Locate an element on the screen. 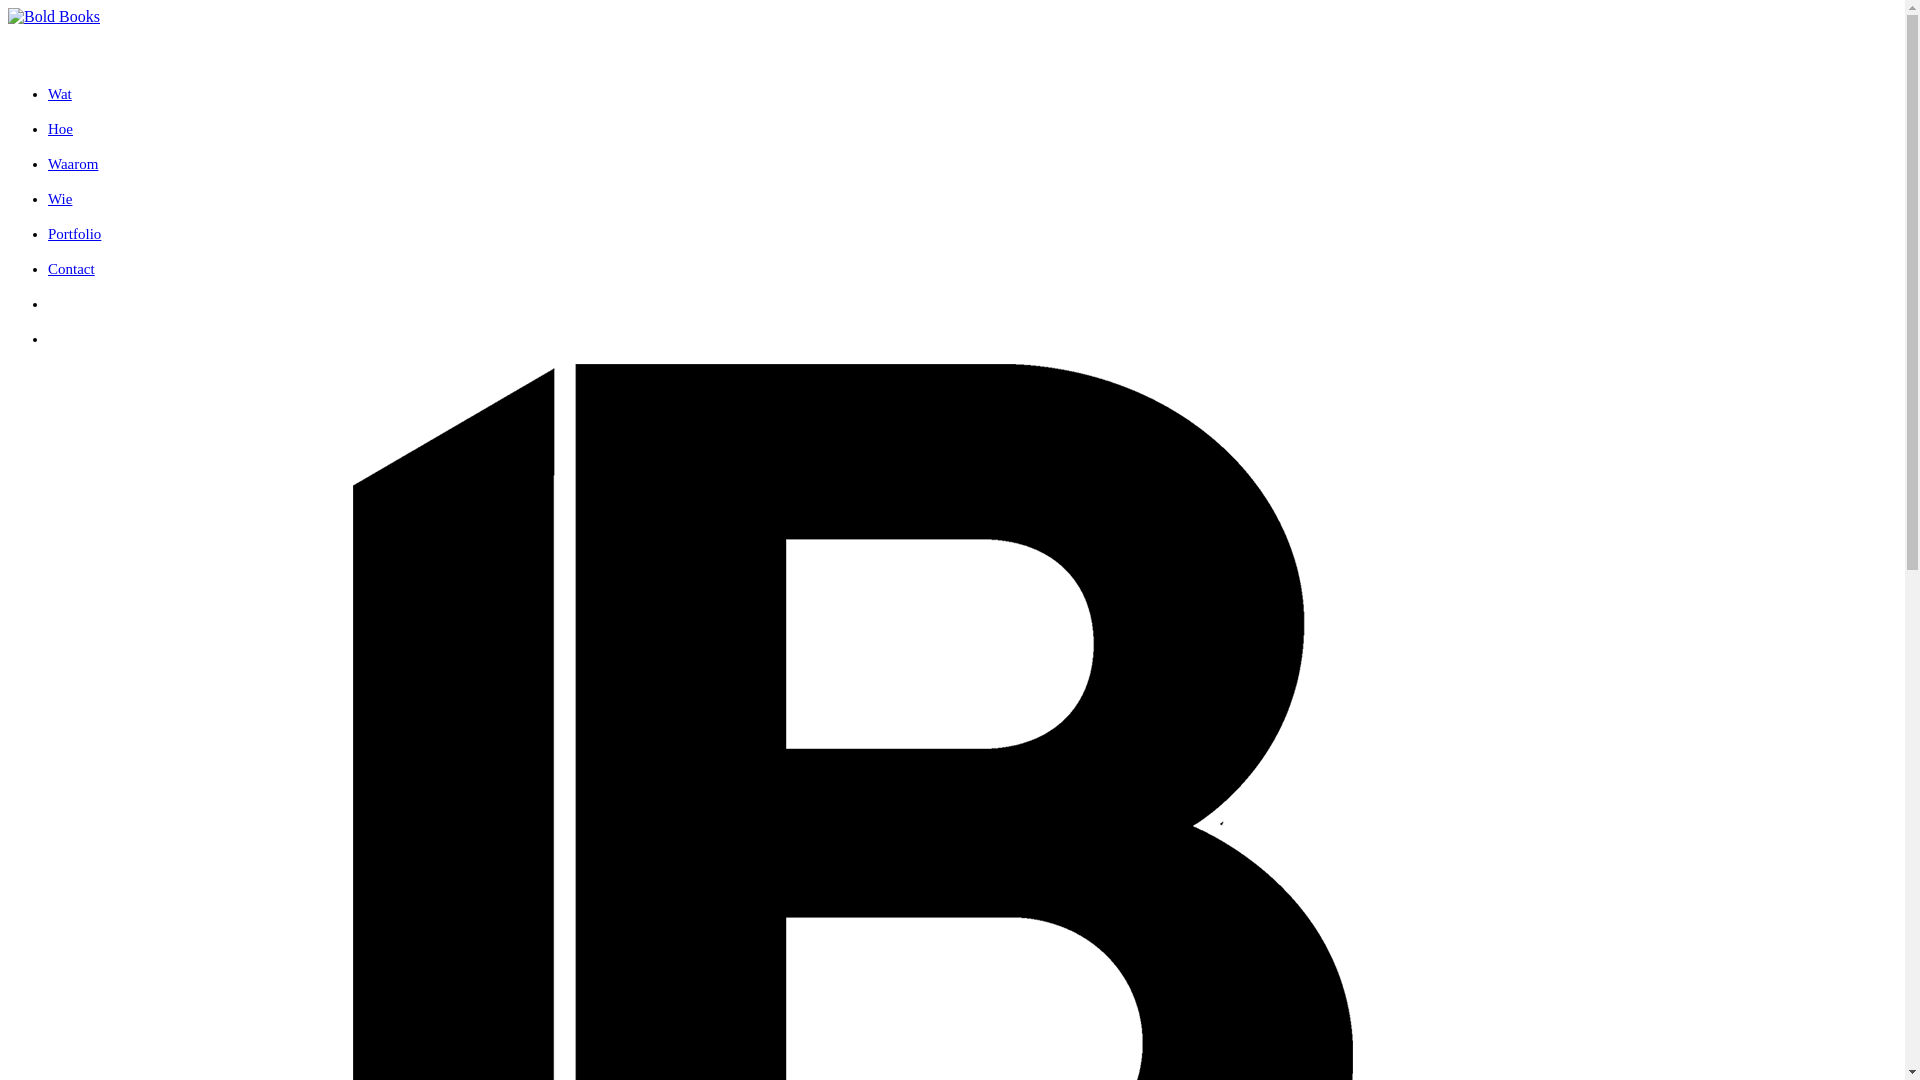 The image size is (1920, 1080). 'Hoe' is located at coordinates (60, 128).